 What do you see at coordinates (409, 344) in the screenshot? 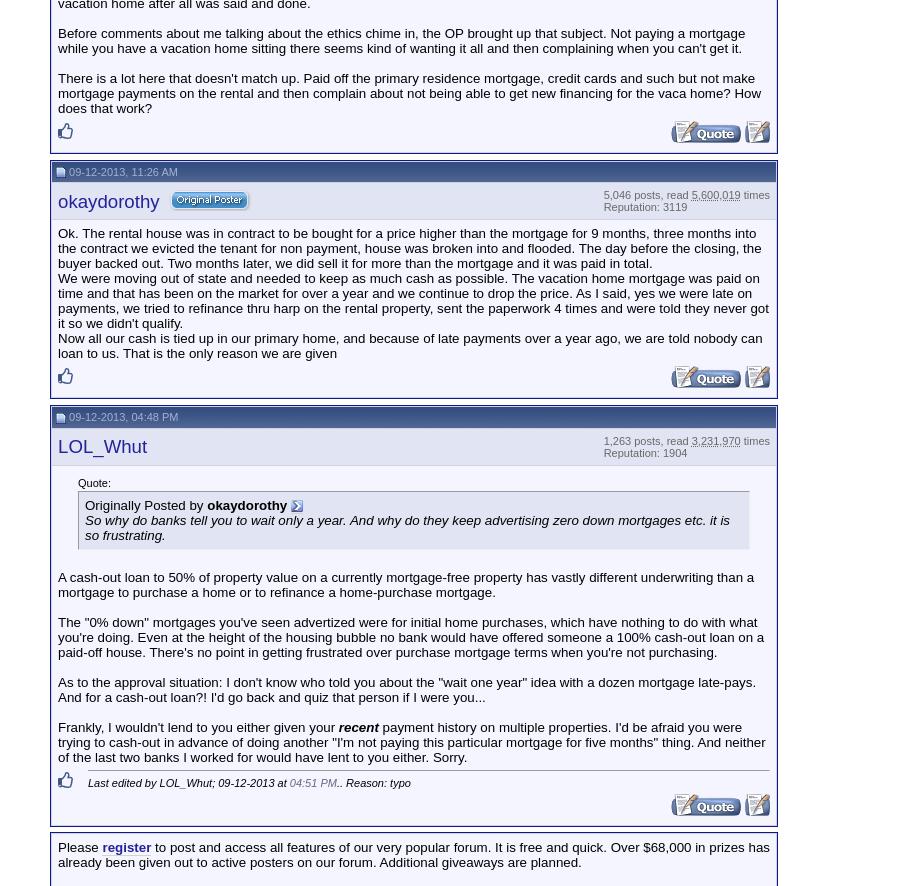
I see `'Now all our cash is tied up in our primary home, and because of late payments over a year ago, we are told nobody can loan to us. That is the only reason we are given'` at bounding box center [409, 344].